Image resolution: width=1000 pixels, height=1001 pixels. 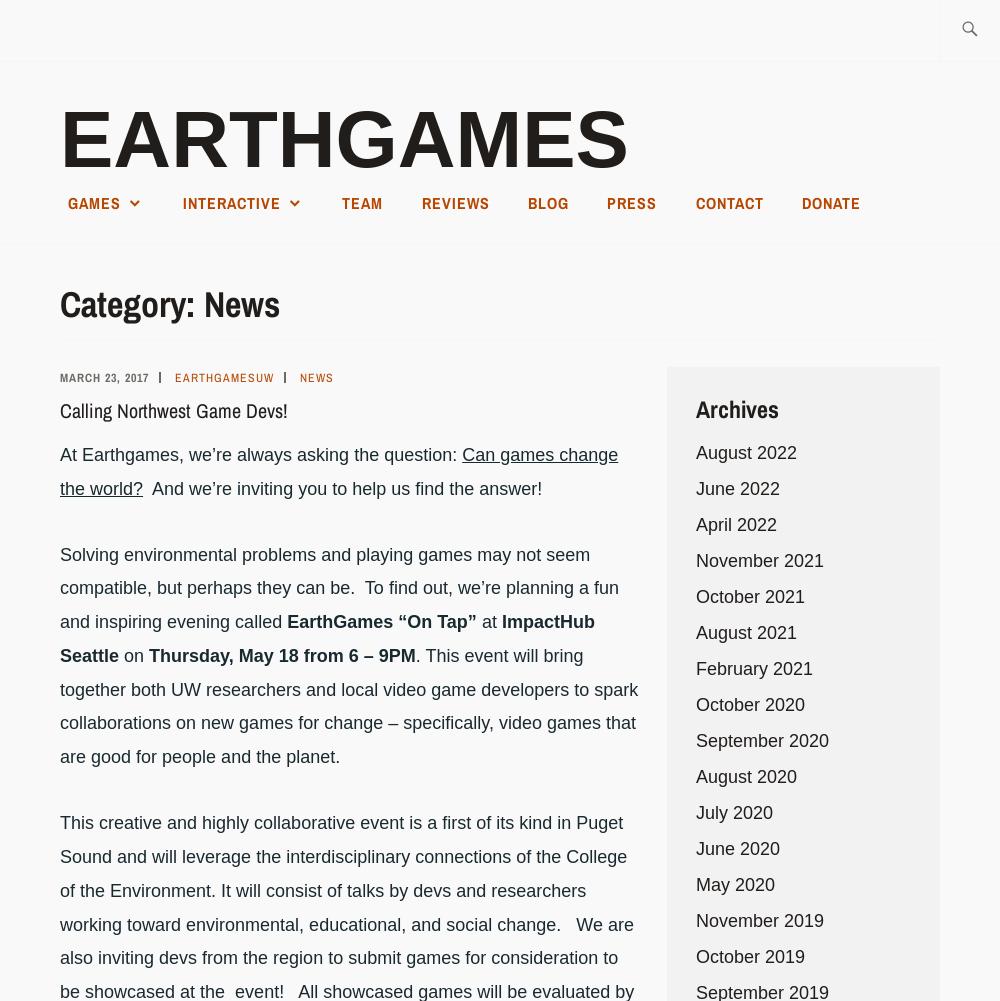 What do you see at coordinates (93, 202) in the screenshot?
I see `'Games'` at bounding box center [93, 202].